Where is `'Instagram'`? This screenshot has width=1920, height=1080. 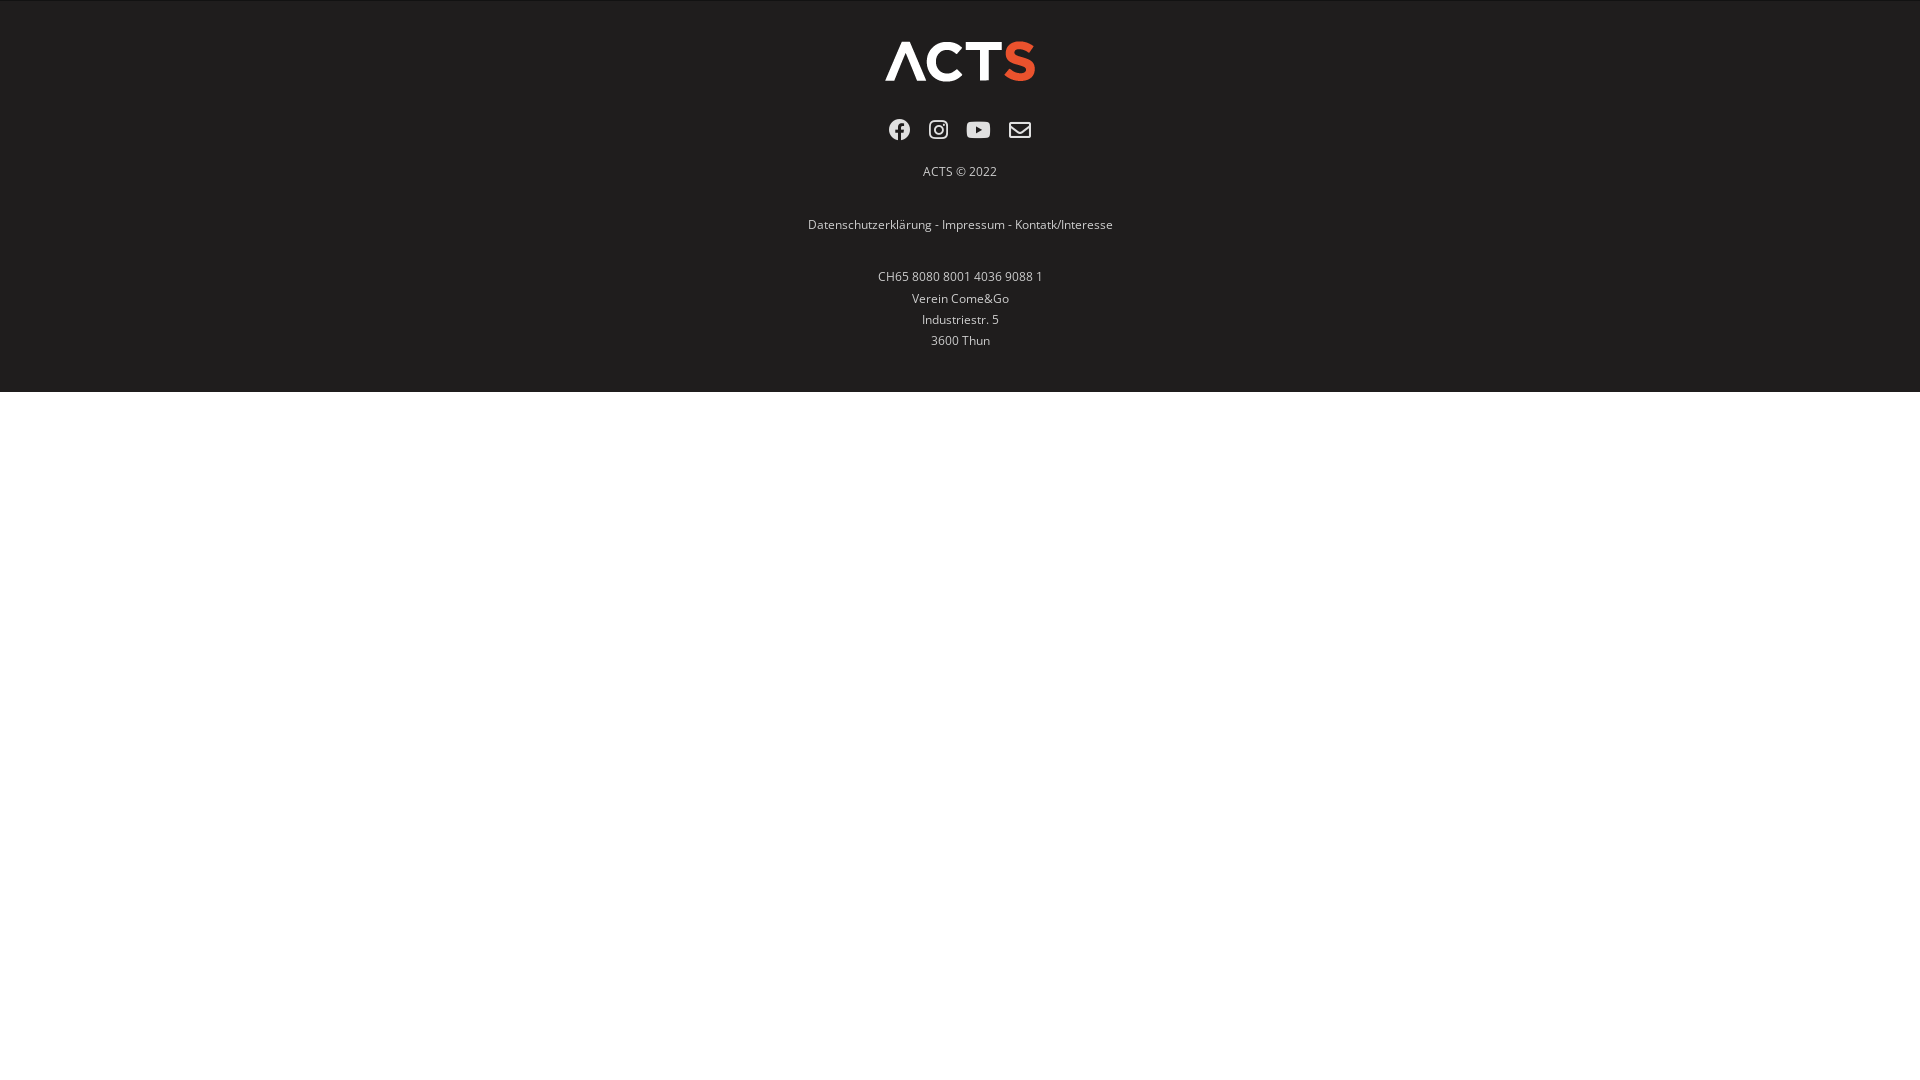 'Instagram' is located at coordinates (928, 135).